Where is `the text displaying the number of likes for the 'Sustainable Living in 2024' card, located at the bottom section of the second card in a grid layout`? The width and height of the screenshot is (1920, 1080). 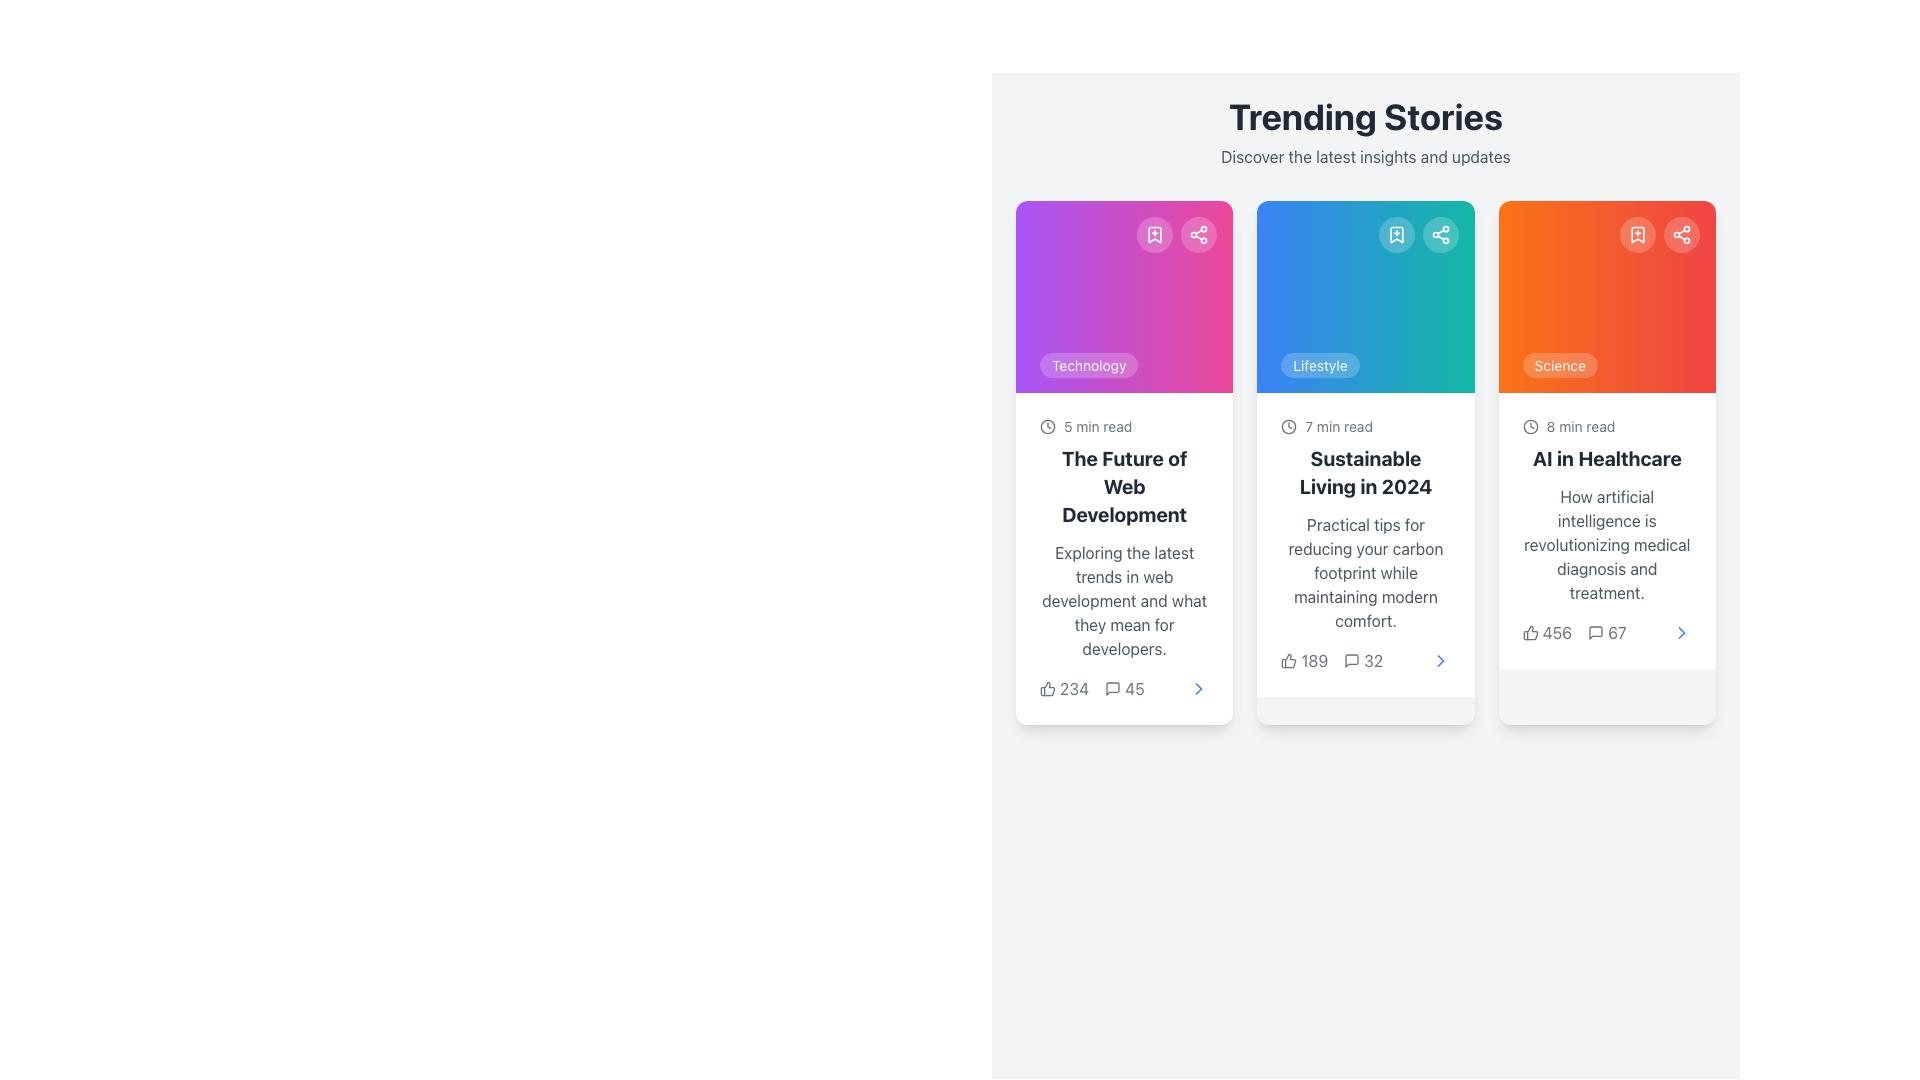 the text displaying the number of likes for the 'Sustainable Living in 2024' card, located at the bottom section of the second card in a grid layout is located at coordinates (1314, 660).